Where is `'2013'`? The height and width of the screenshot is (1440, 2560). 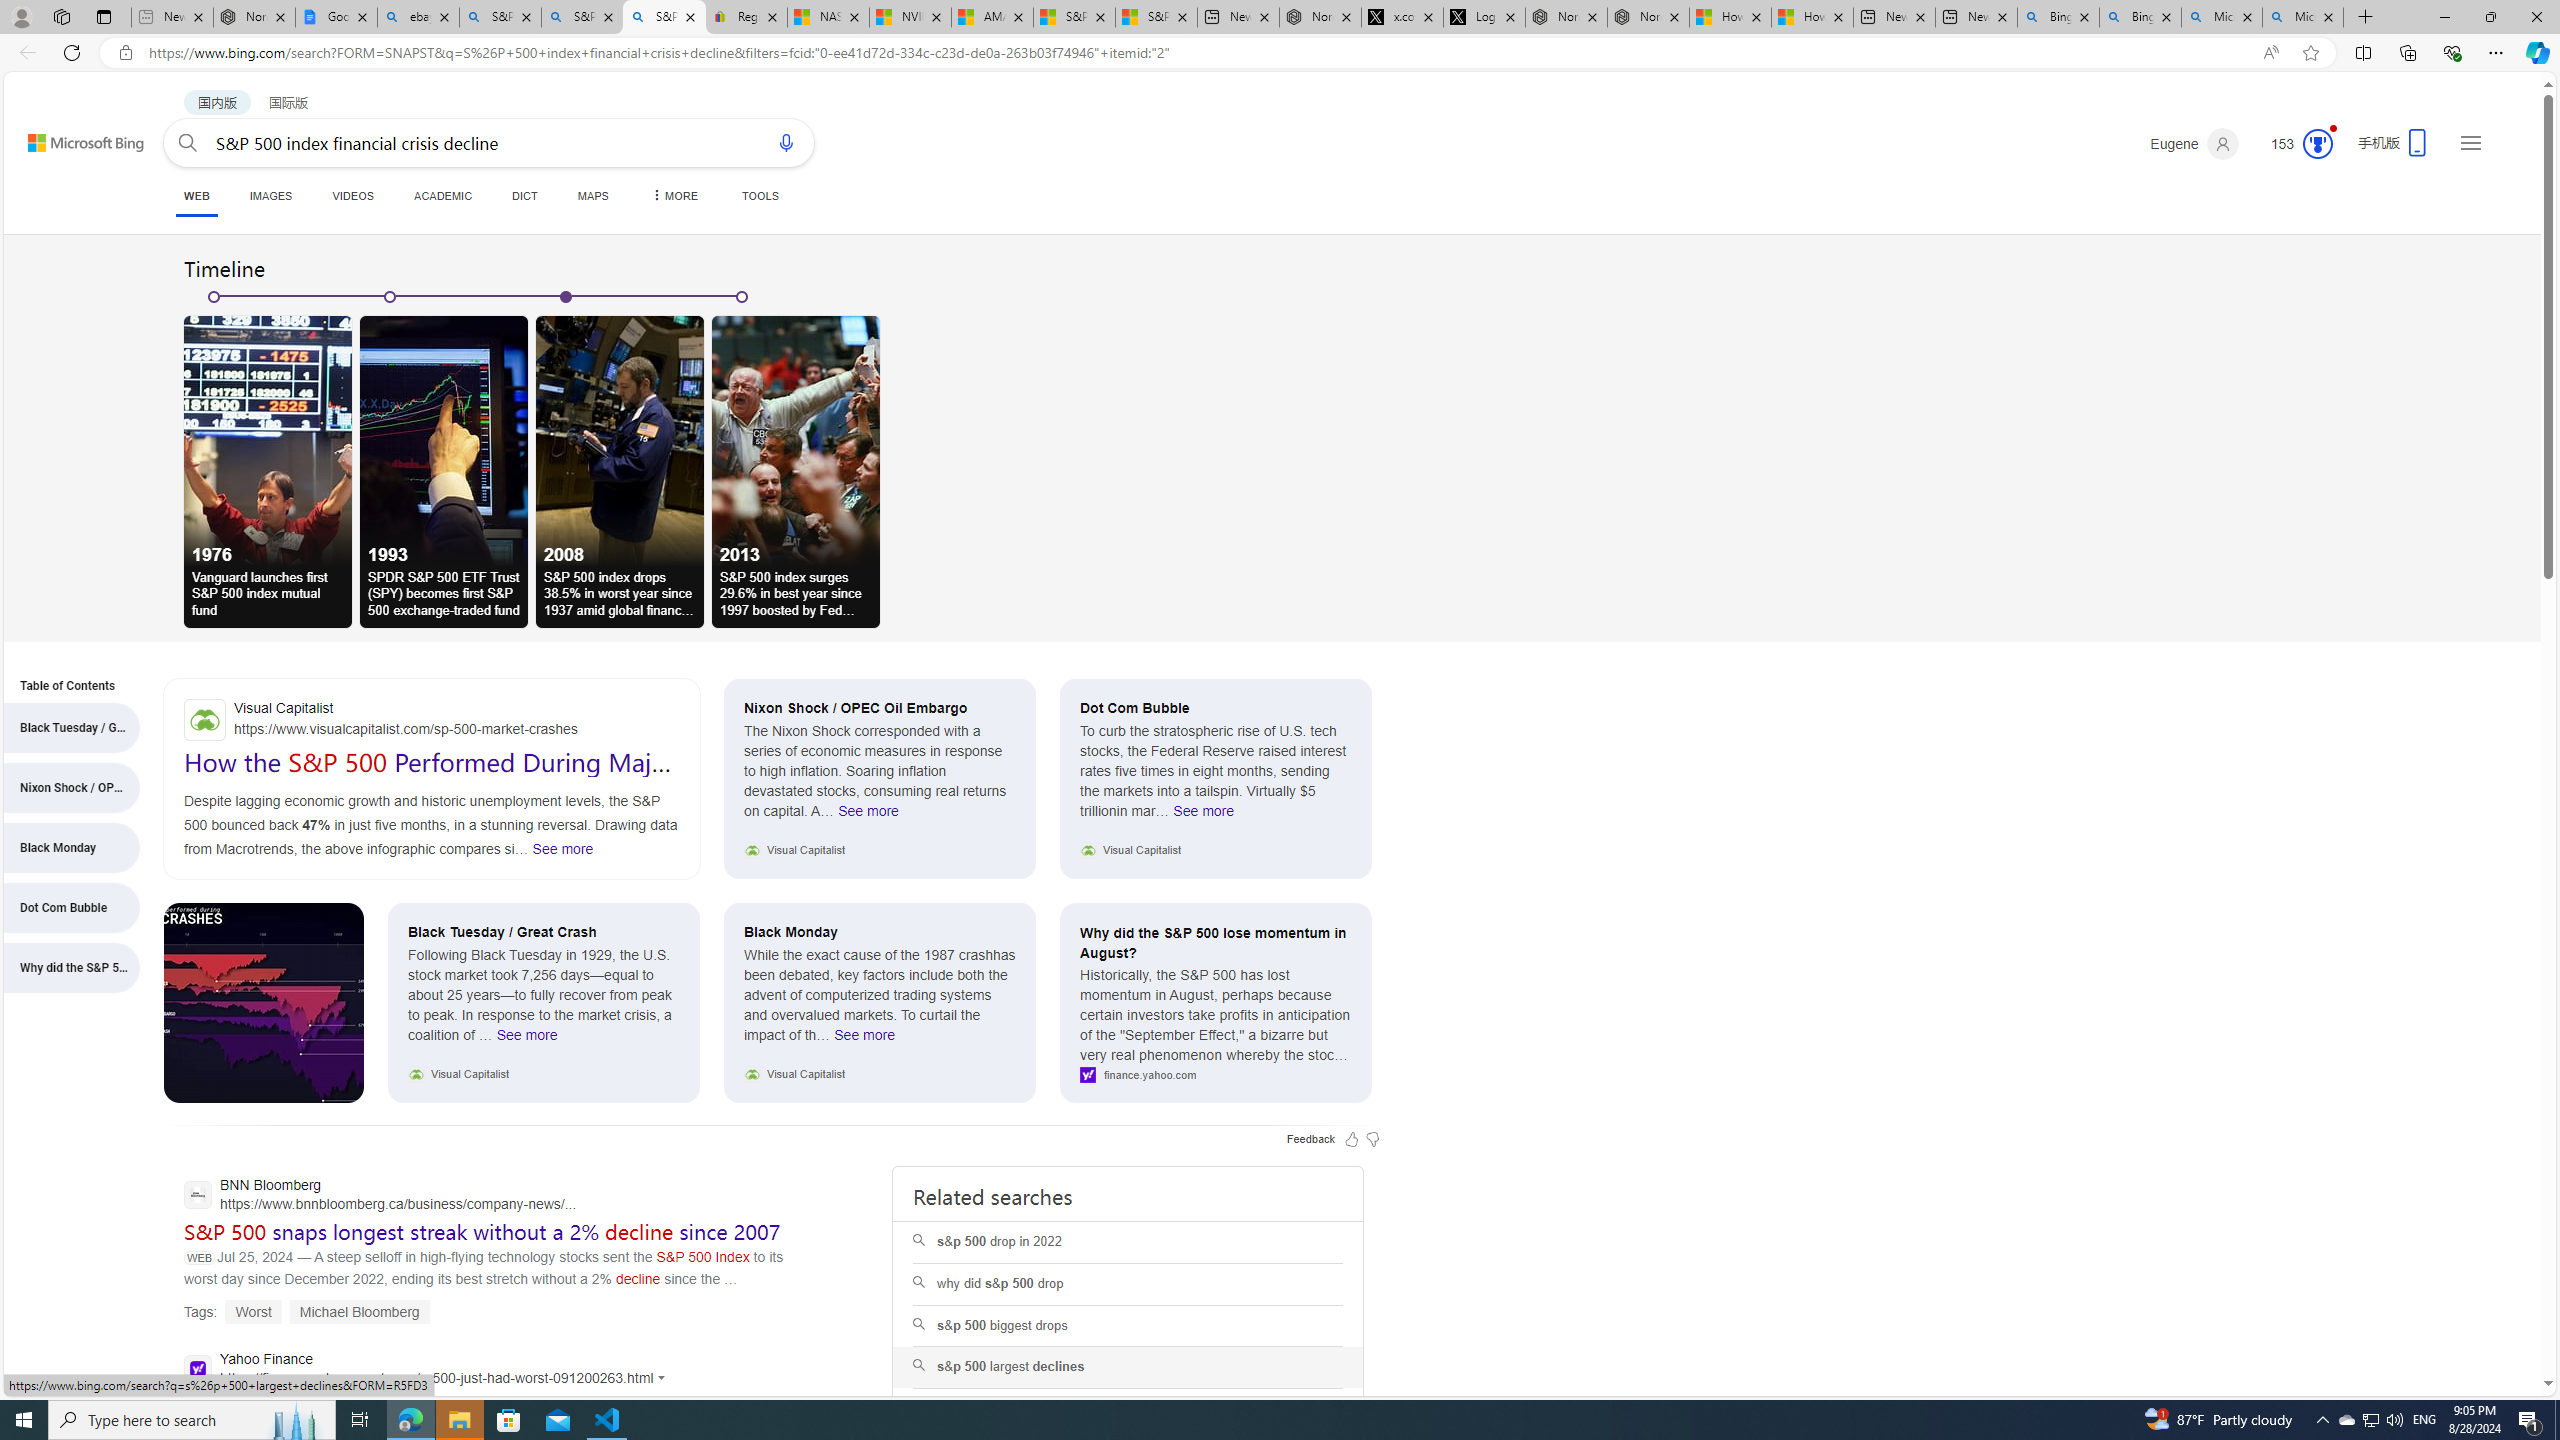
'2013' is located at coordinates (795, 440).